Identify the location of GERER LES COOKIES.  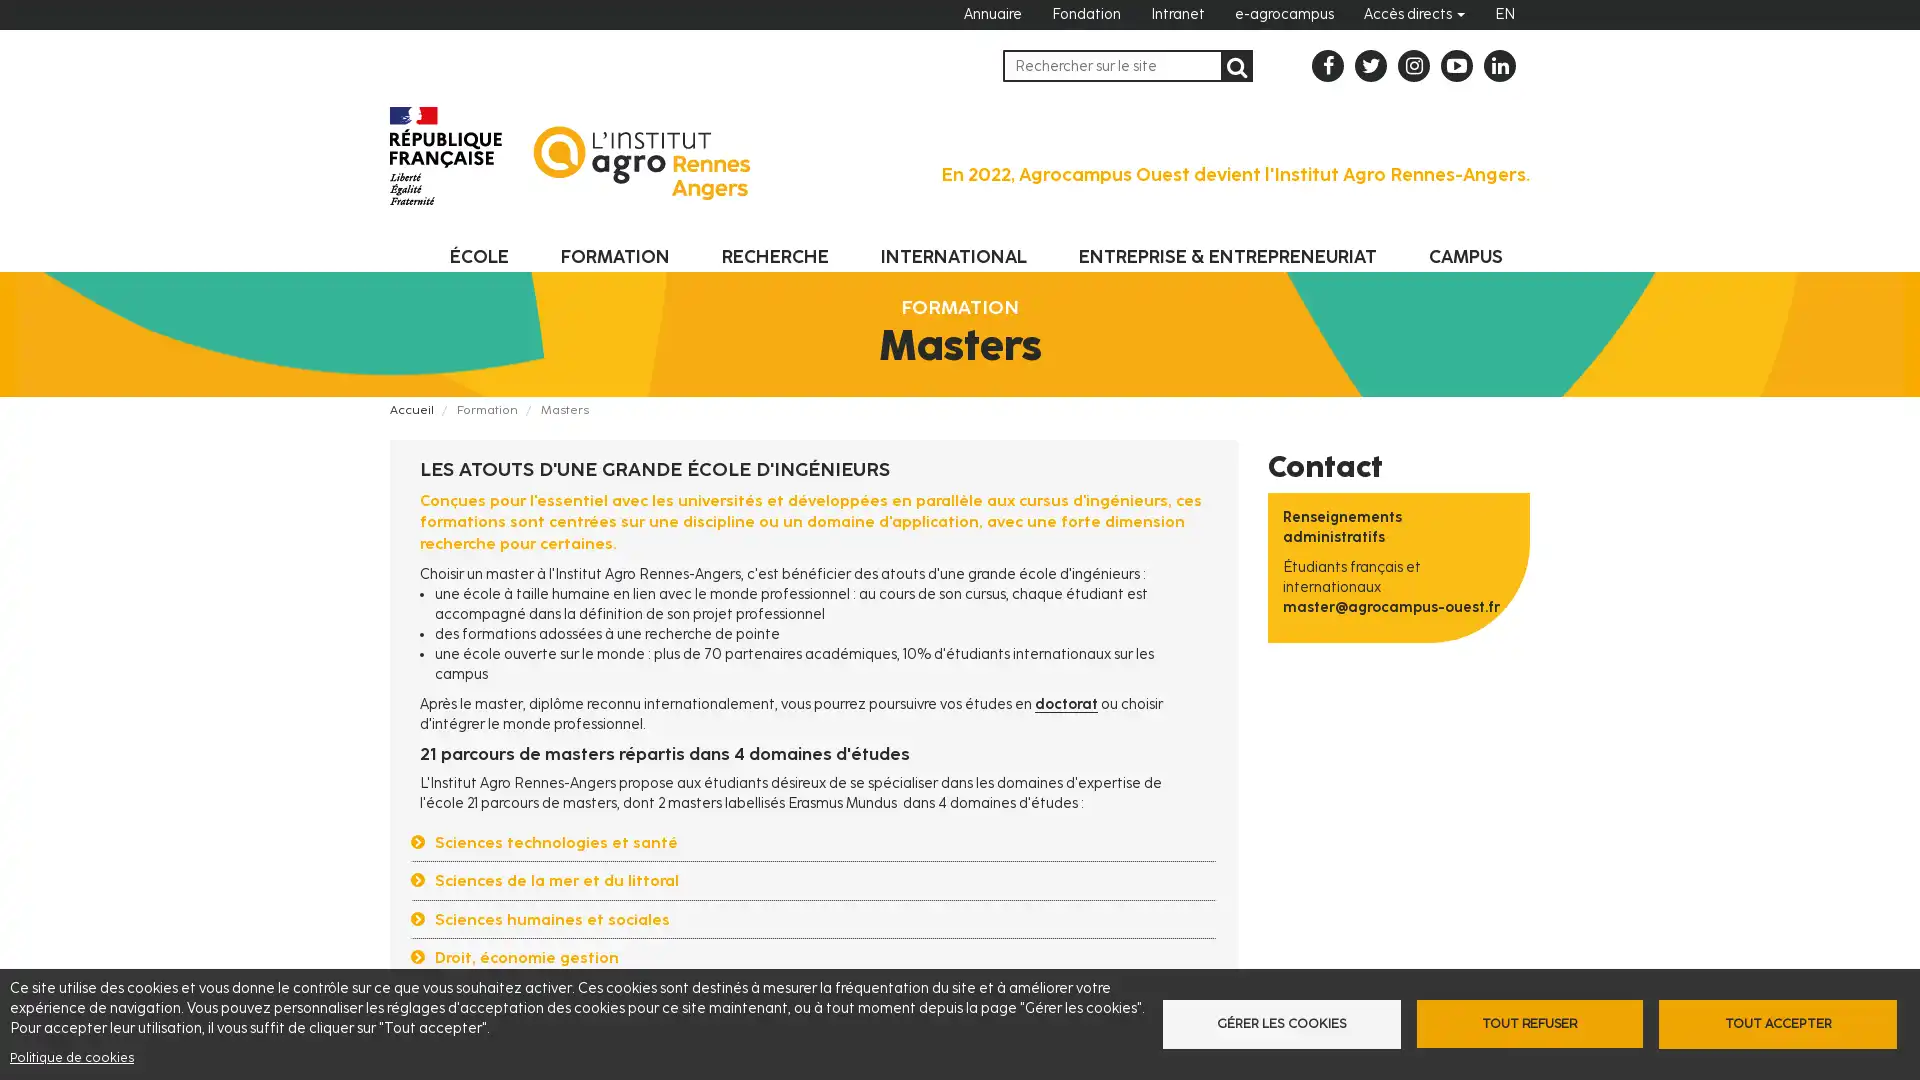
(1286, 1023).